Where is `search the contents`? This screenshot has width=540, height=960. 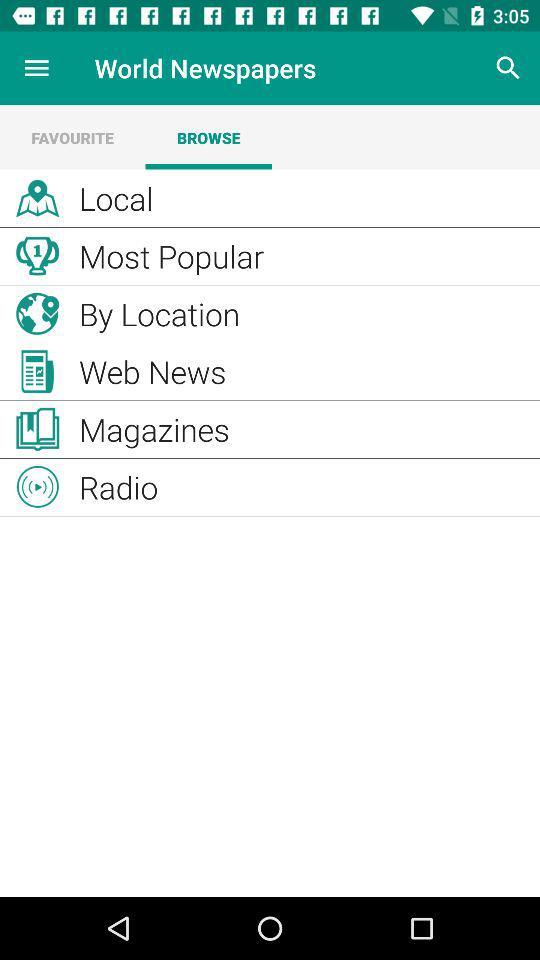 search the contents is located at coordinates (508, 68).